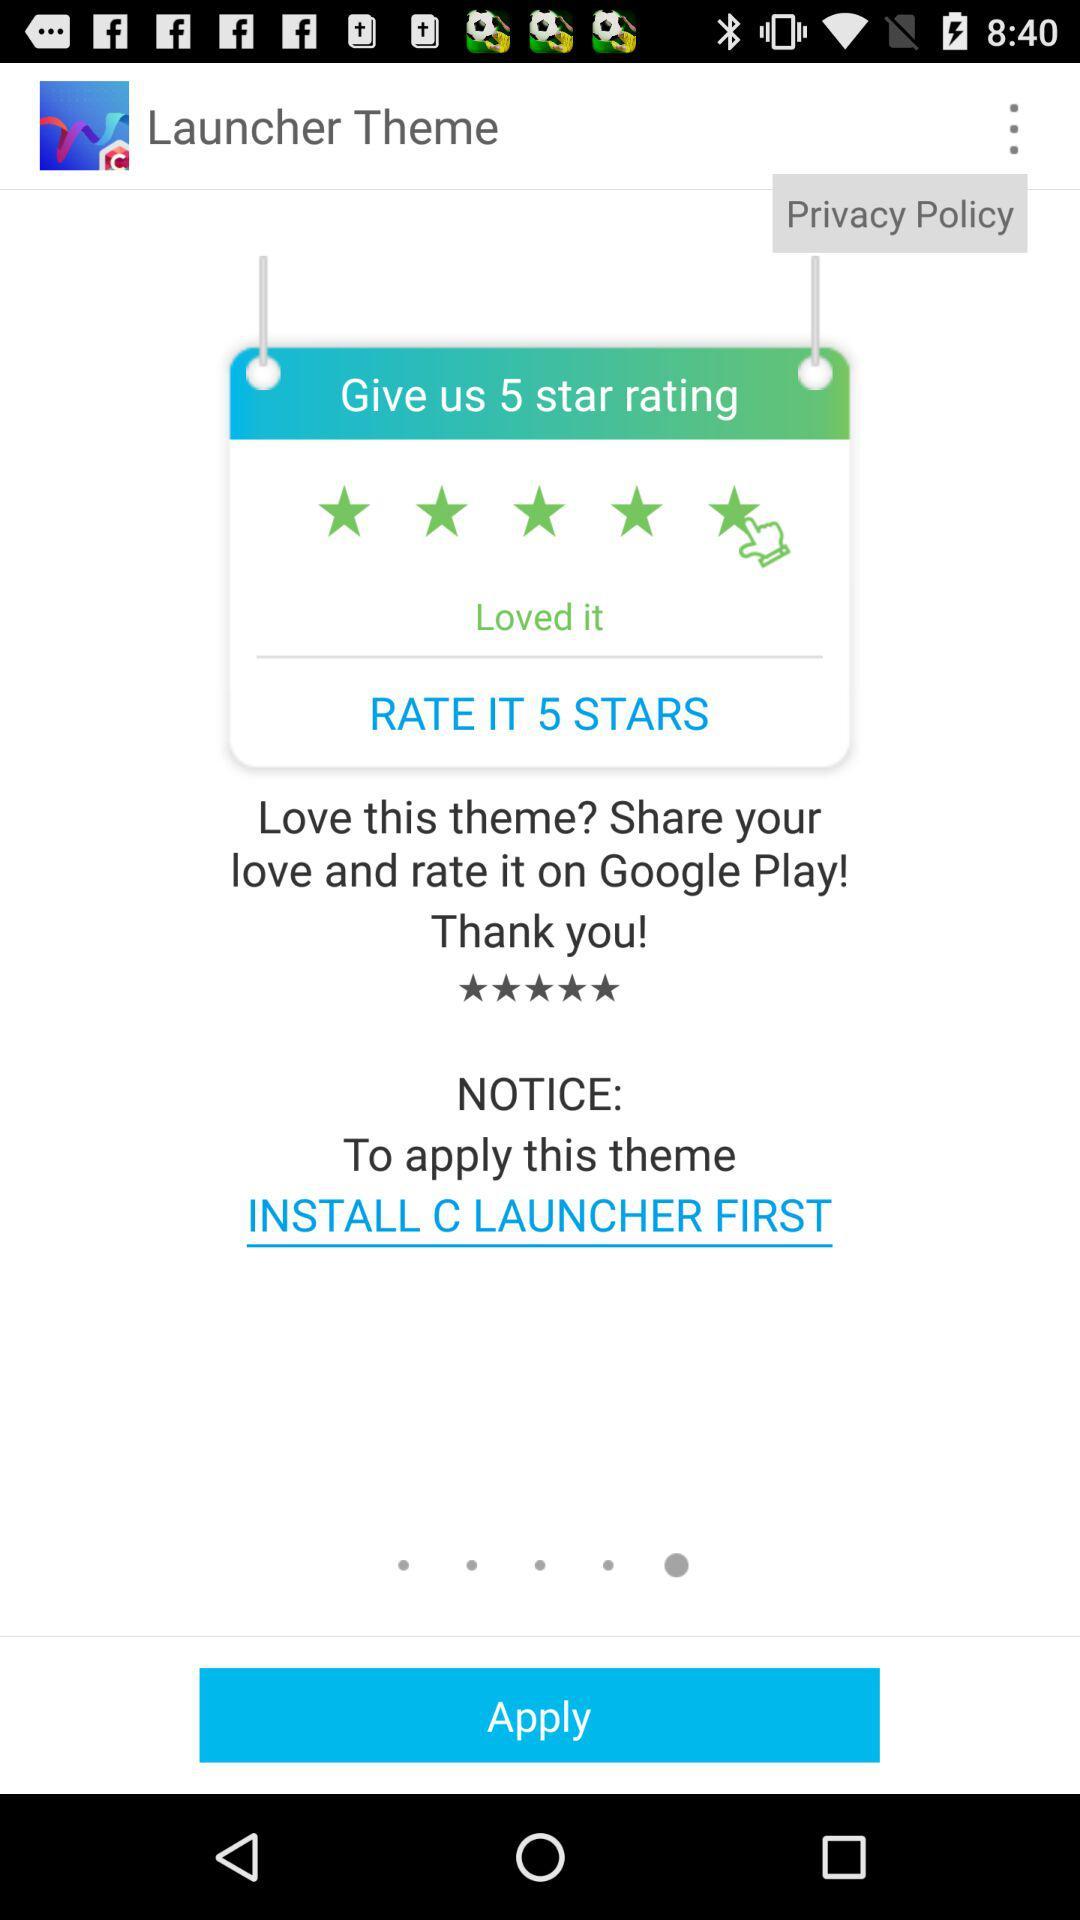 This screenshot has width=1080, height=1920. Describe the element at coordinates (538, 1212) in the screenshot. I see `the icon below the to apply this app` at that location.